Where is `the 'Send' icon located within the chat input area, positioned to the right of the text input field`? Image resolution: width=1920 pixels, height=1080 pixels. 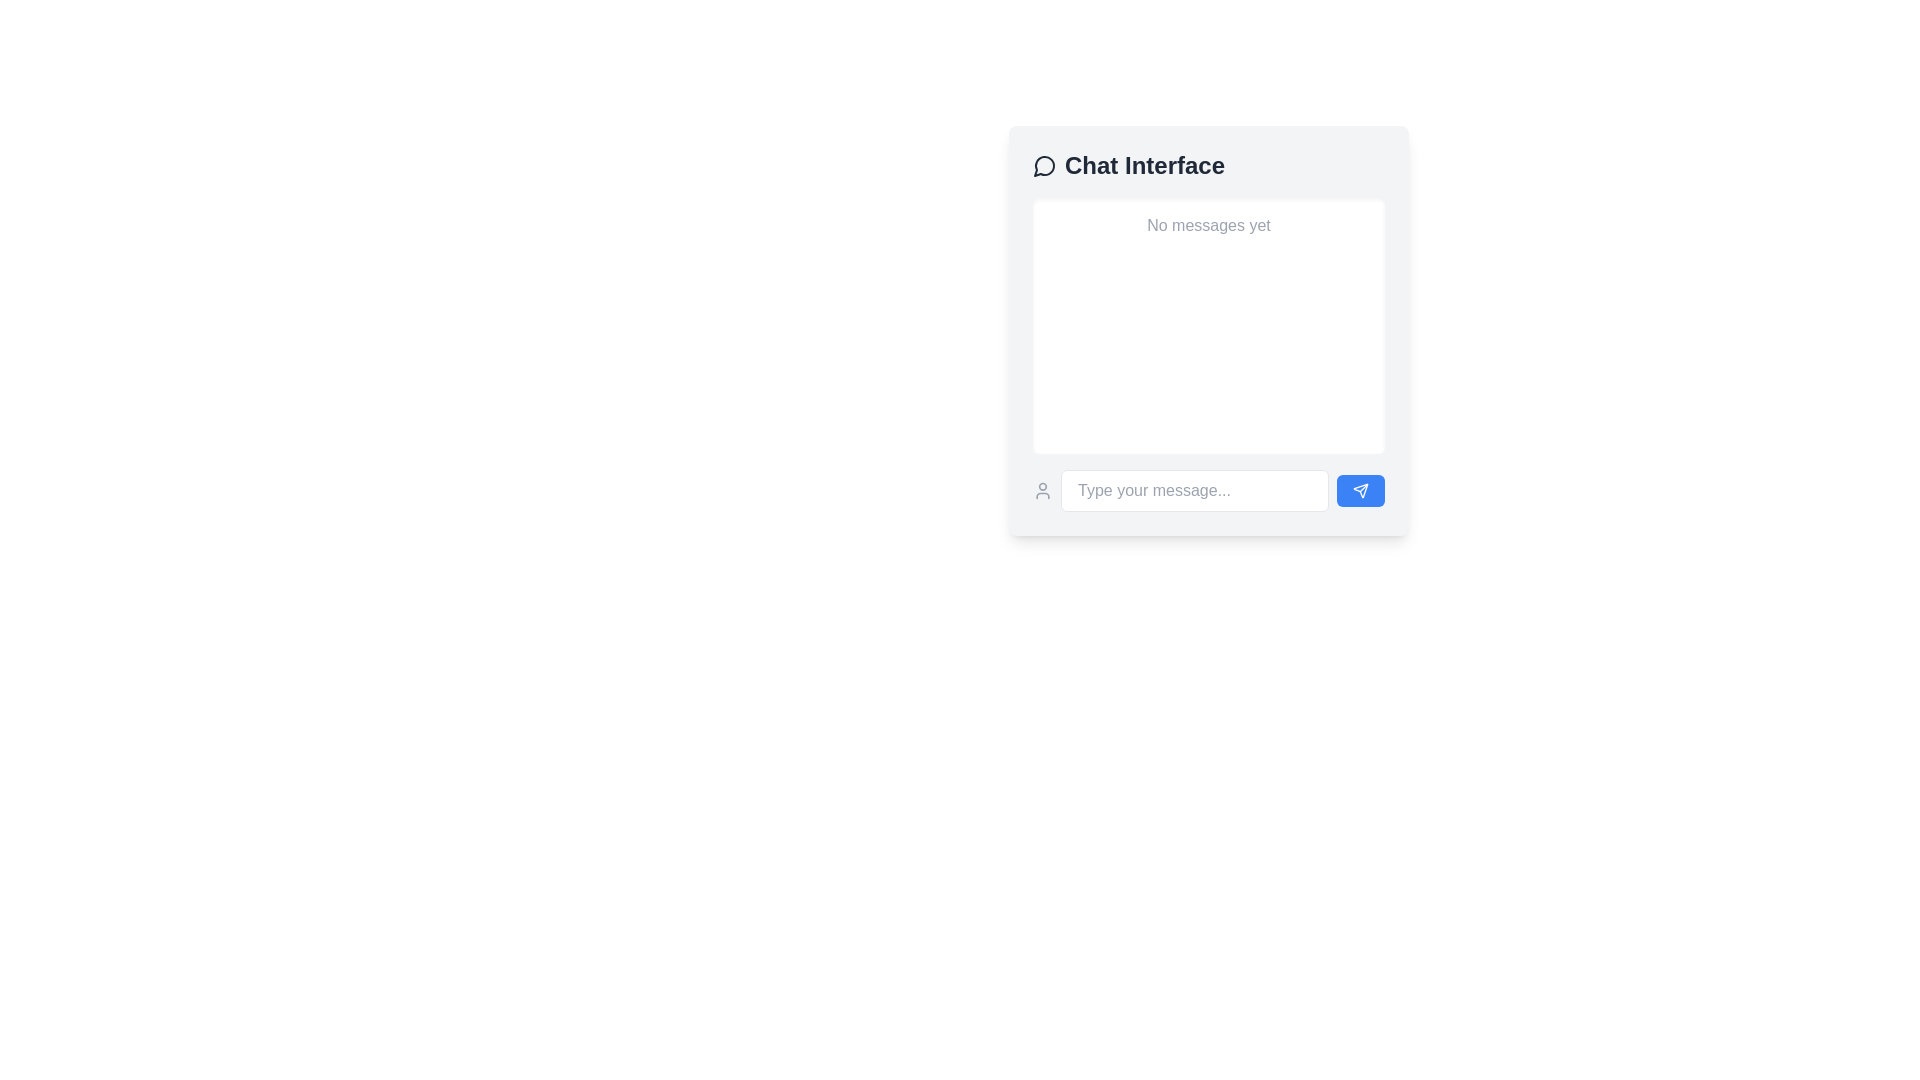
the 'Send' icon located within the chat input area, positioned to the right of the text input field is located at coordinates (1360, 490).